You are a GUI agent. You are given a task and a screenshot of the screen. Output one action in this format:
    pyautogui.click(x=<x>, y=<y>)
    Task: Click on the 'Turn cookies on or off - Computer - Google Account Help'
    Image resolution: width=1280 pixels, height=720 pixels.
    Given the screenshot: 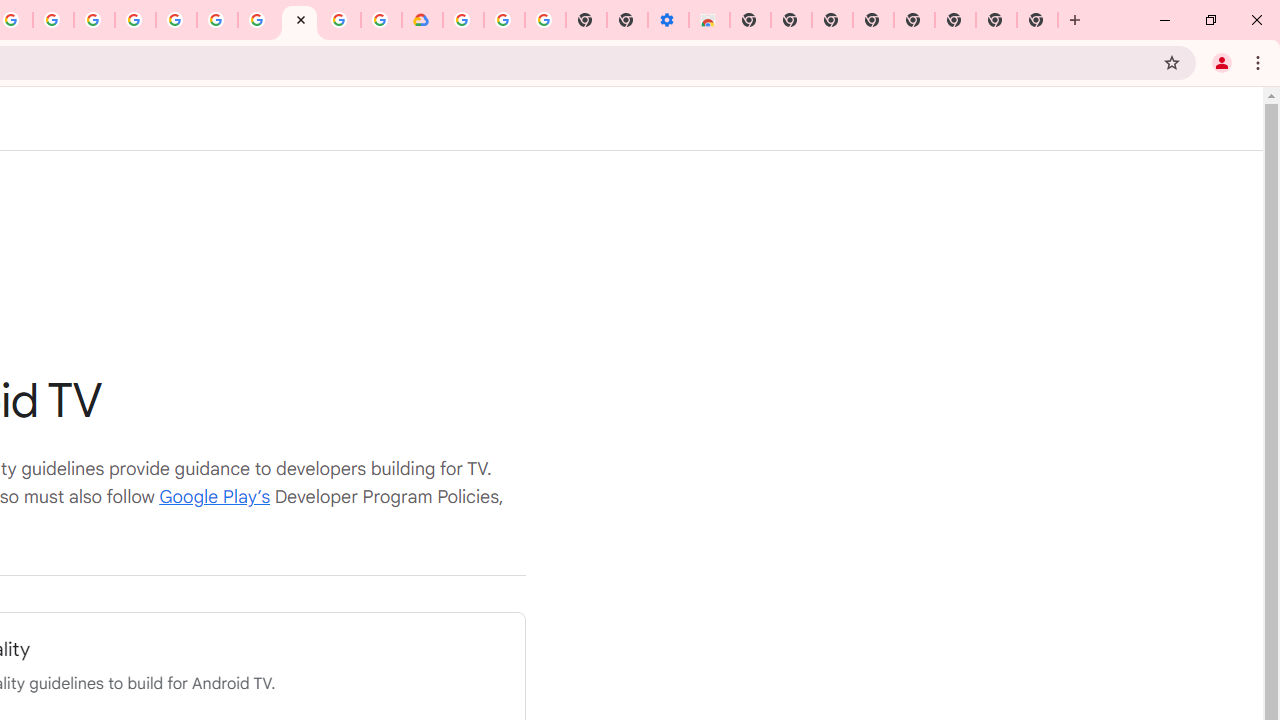 What is the action you would take?
    pyautogui.click(x=545, y=20)
    